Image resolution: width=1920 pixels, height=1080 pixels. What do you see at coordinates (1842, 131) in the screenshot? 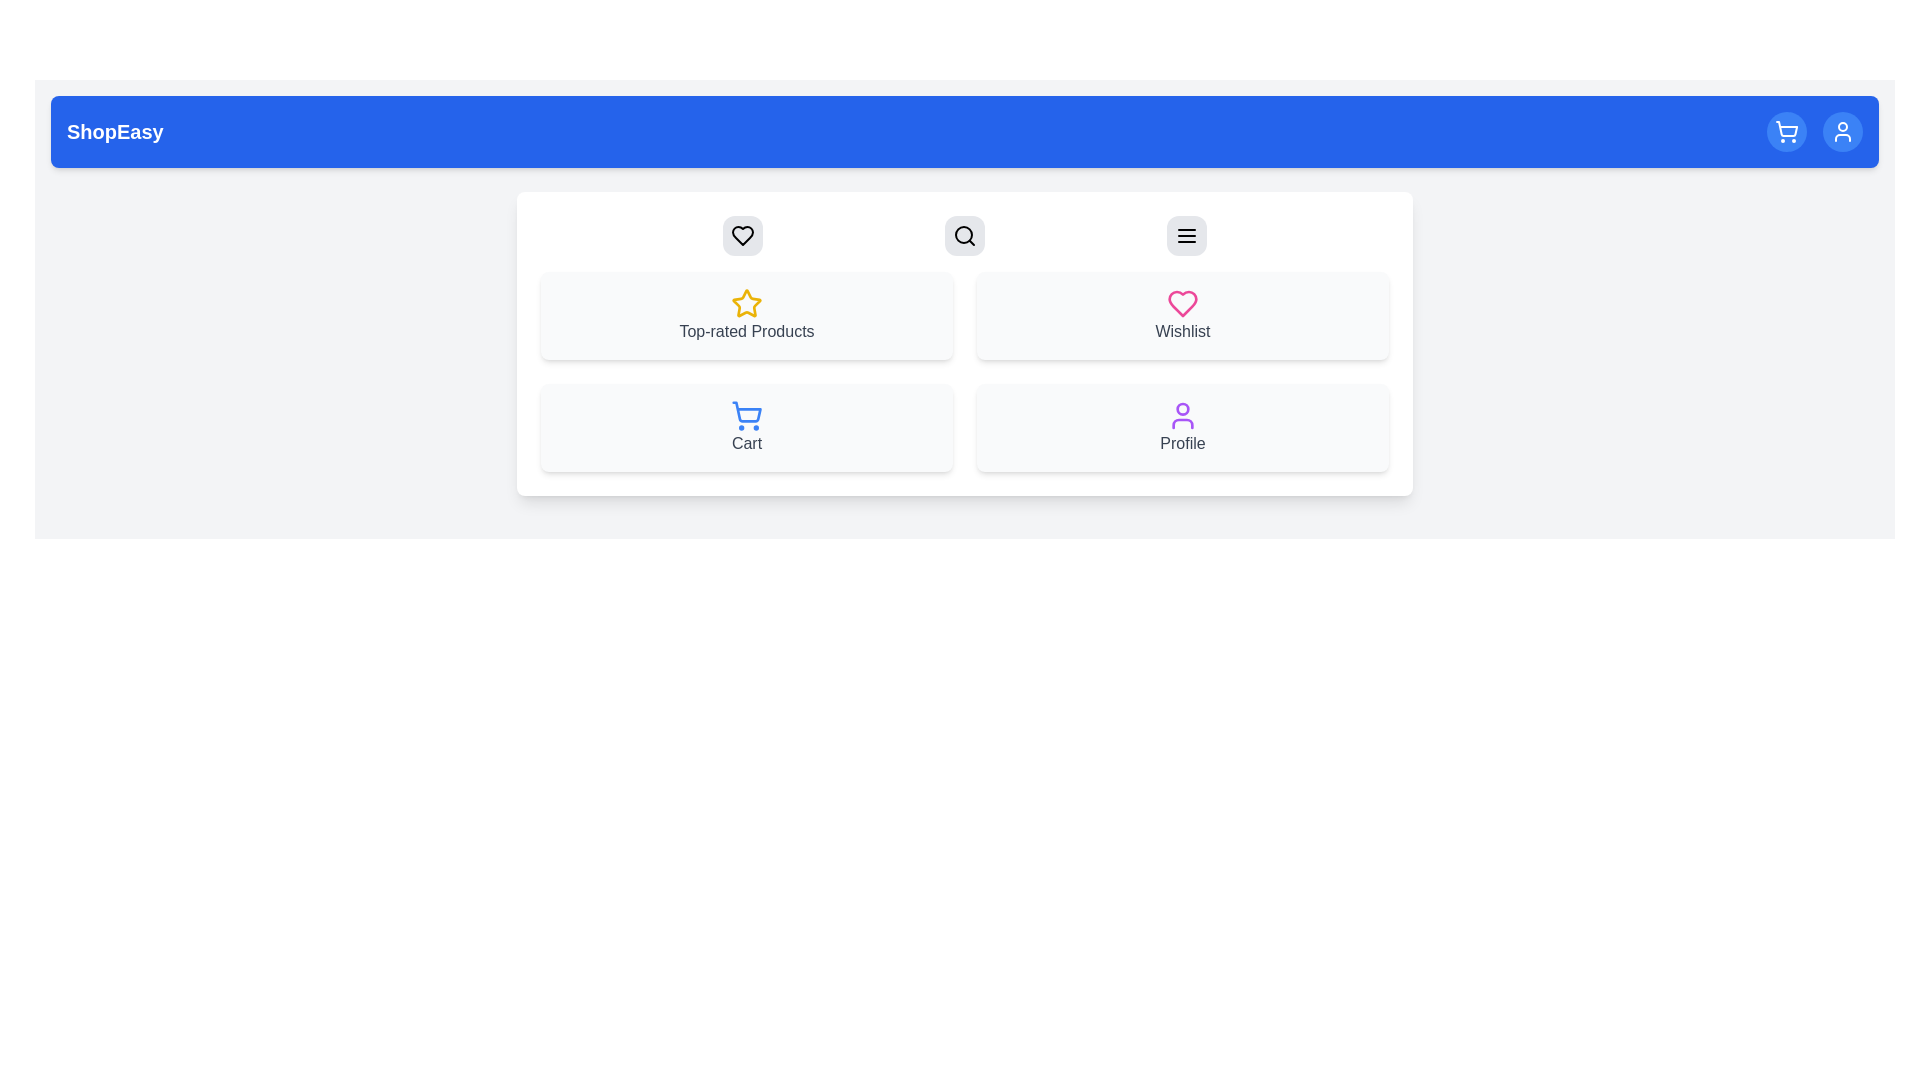
I see `the circular user icon button with a white figure on a blue background located at the top-right corner of the interface` at bounding box center [1842, 131].